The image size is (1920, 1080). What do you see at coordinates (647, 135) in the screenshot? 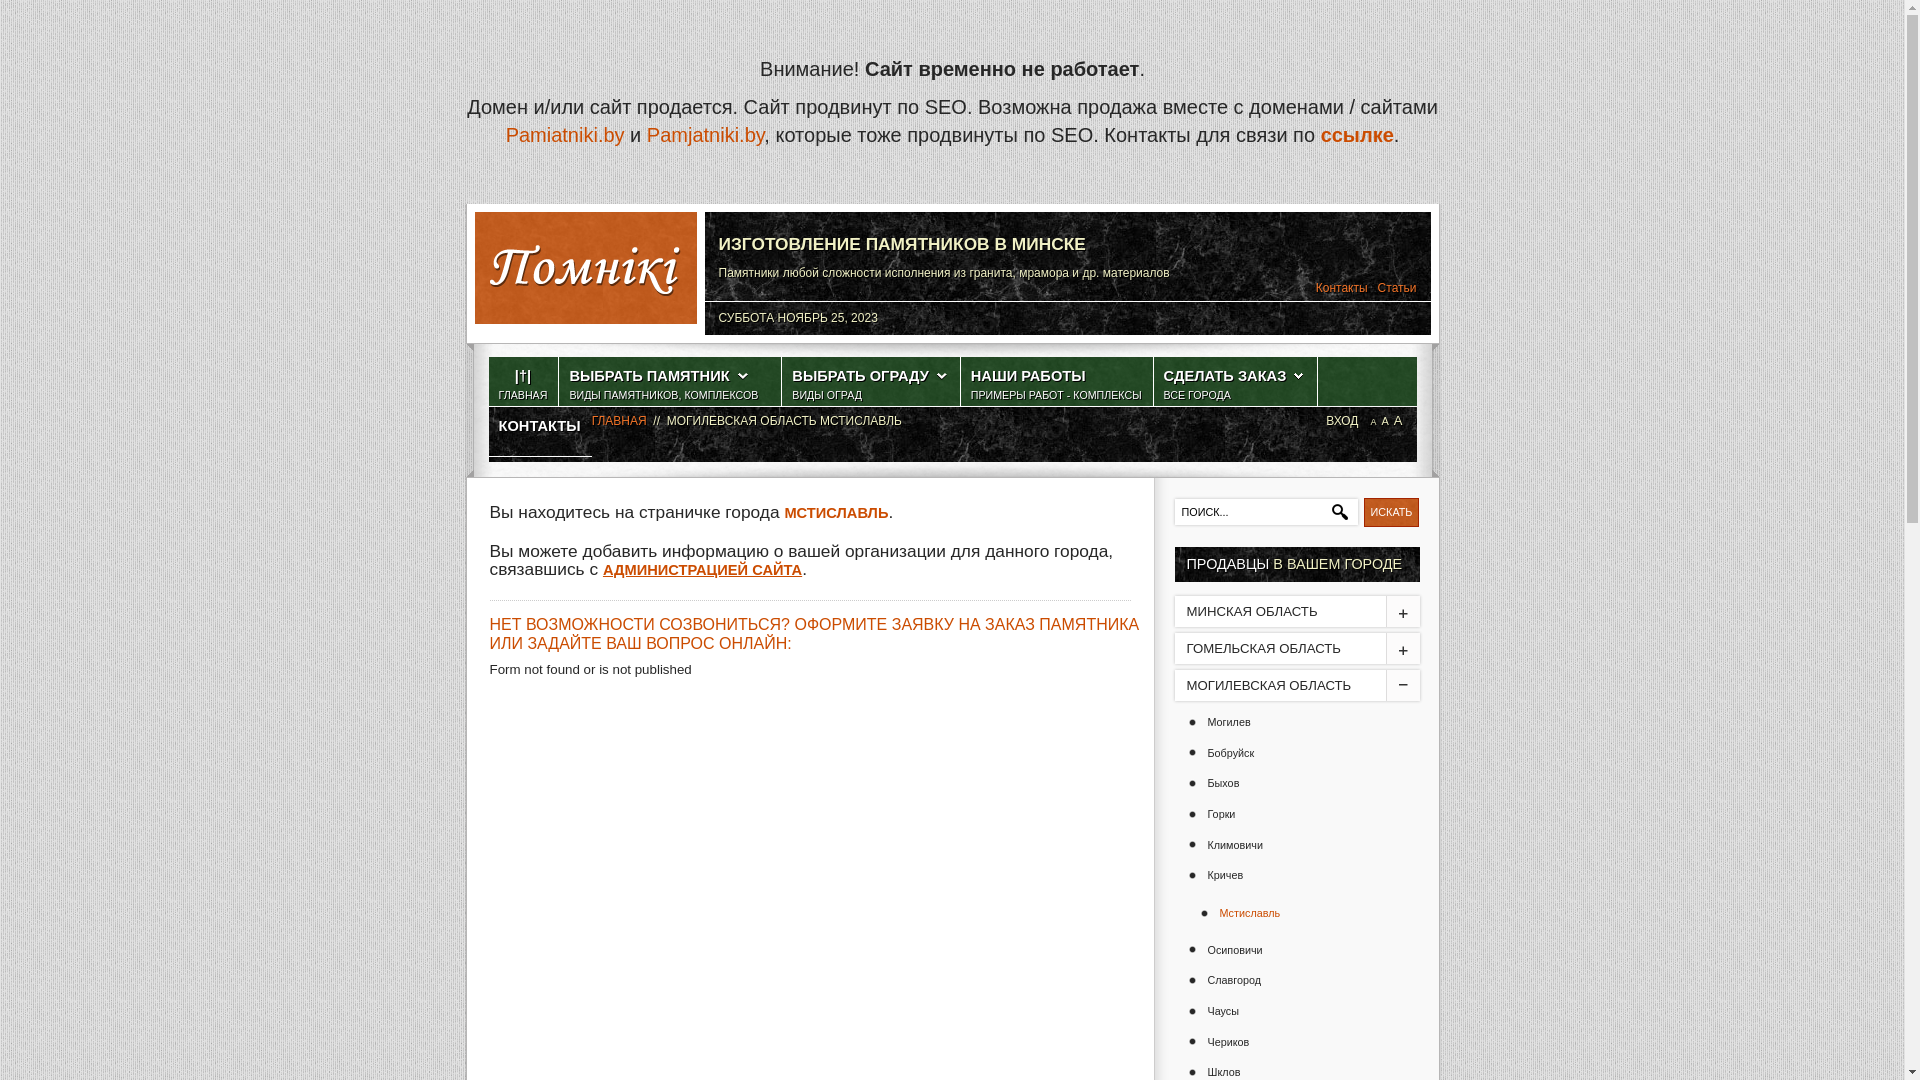
I see `'Pamjatniki.by'` at bounding box center [647, 135].